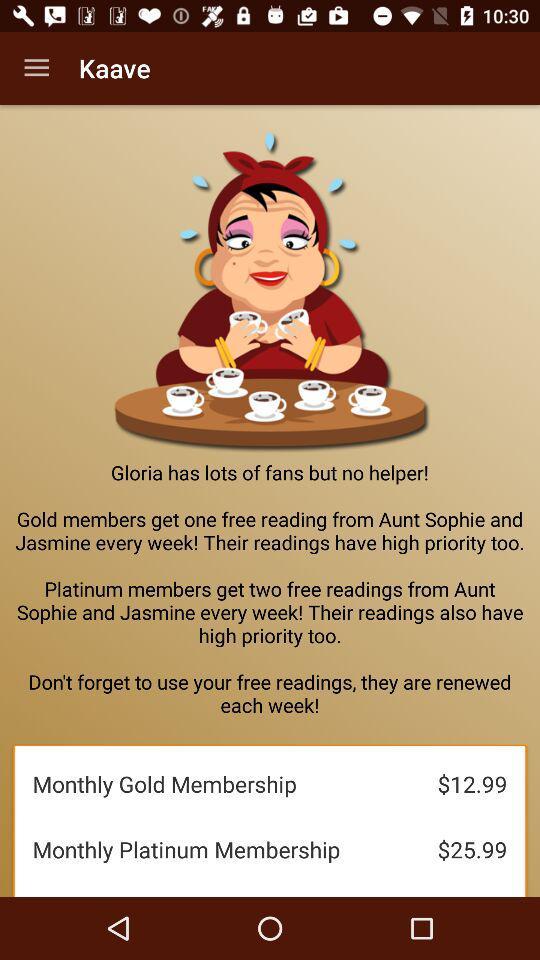 The image size is (540, 960). I want to click on the item above gloria has lots icon, so click(36, 68).